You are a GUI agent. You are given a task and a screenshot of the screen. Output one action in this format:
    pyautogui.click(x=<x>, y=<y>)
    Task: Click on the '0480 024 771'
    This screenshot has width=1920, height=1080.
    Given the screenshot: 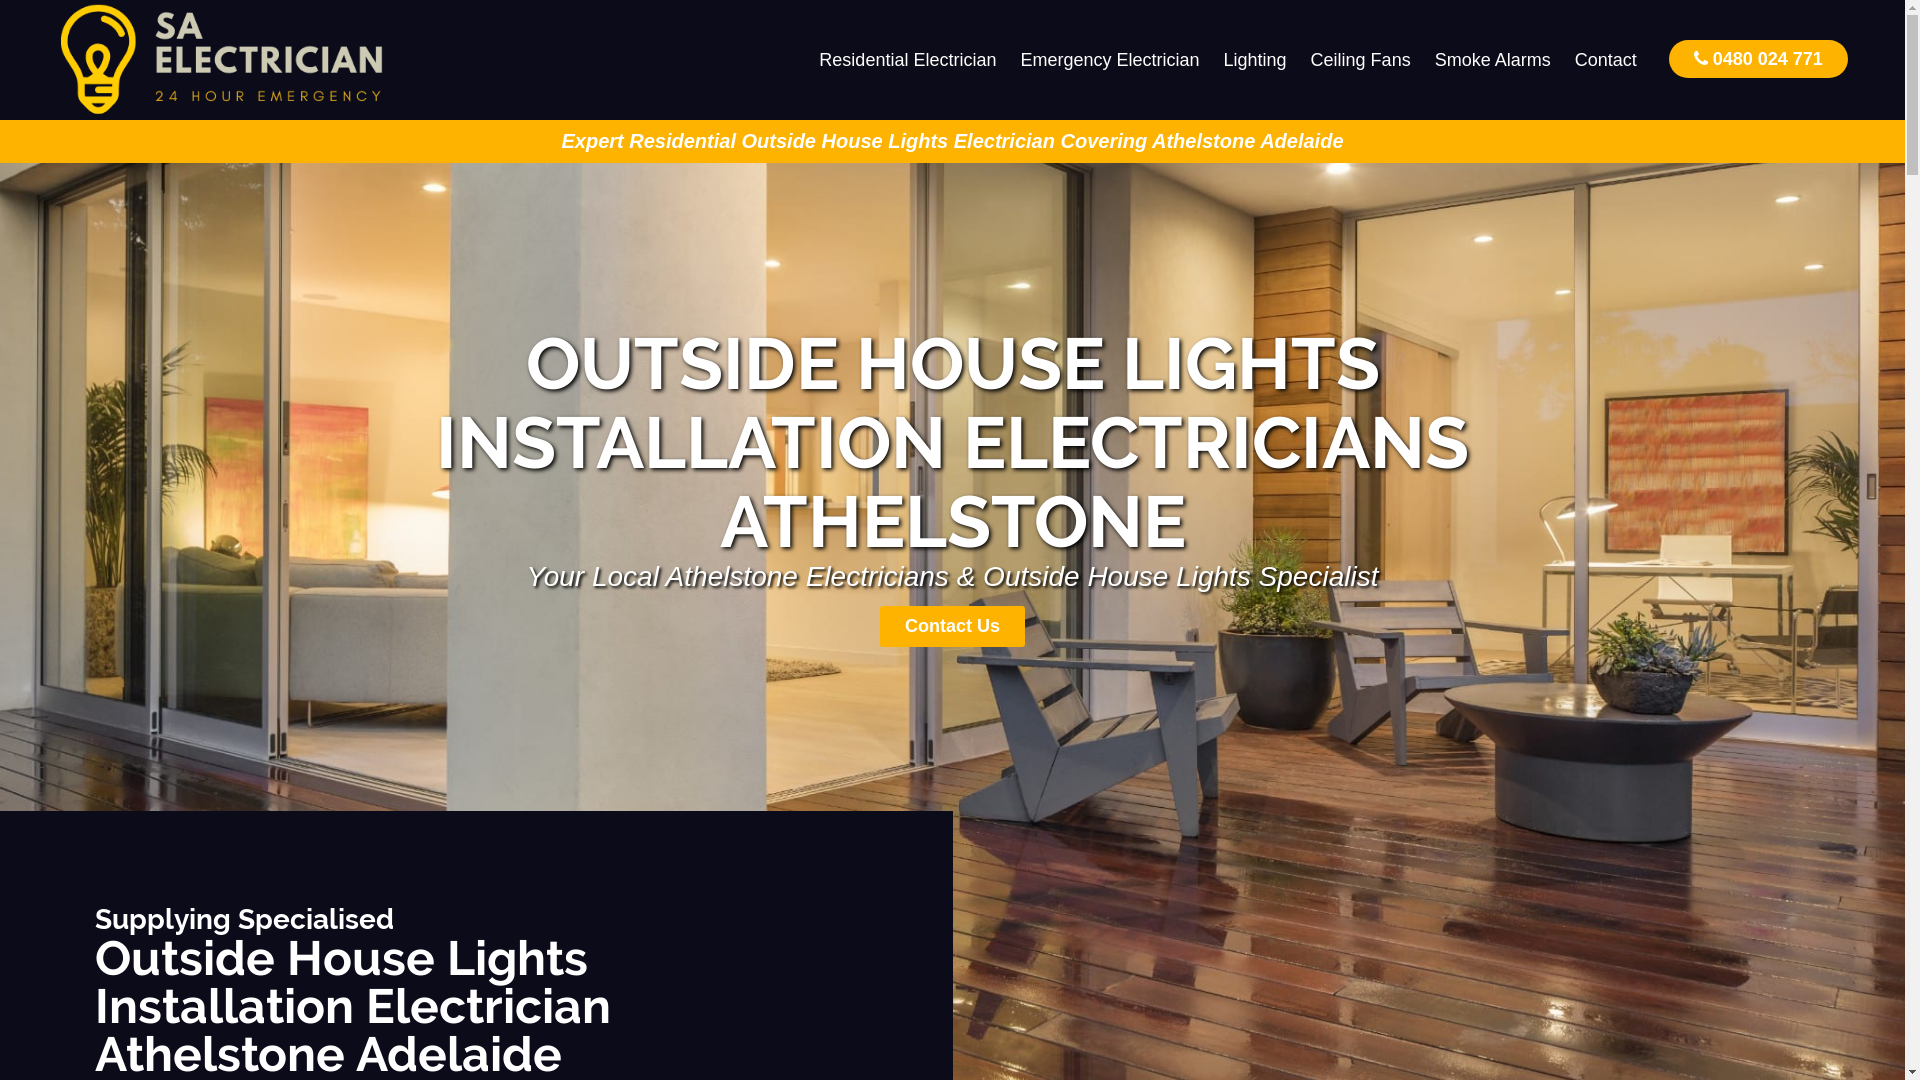 What is the action you would take?
    pyautogui.click(x=1669, y=57)
    